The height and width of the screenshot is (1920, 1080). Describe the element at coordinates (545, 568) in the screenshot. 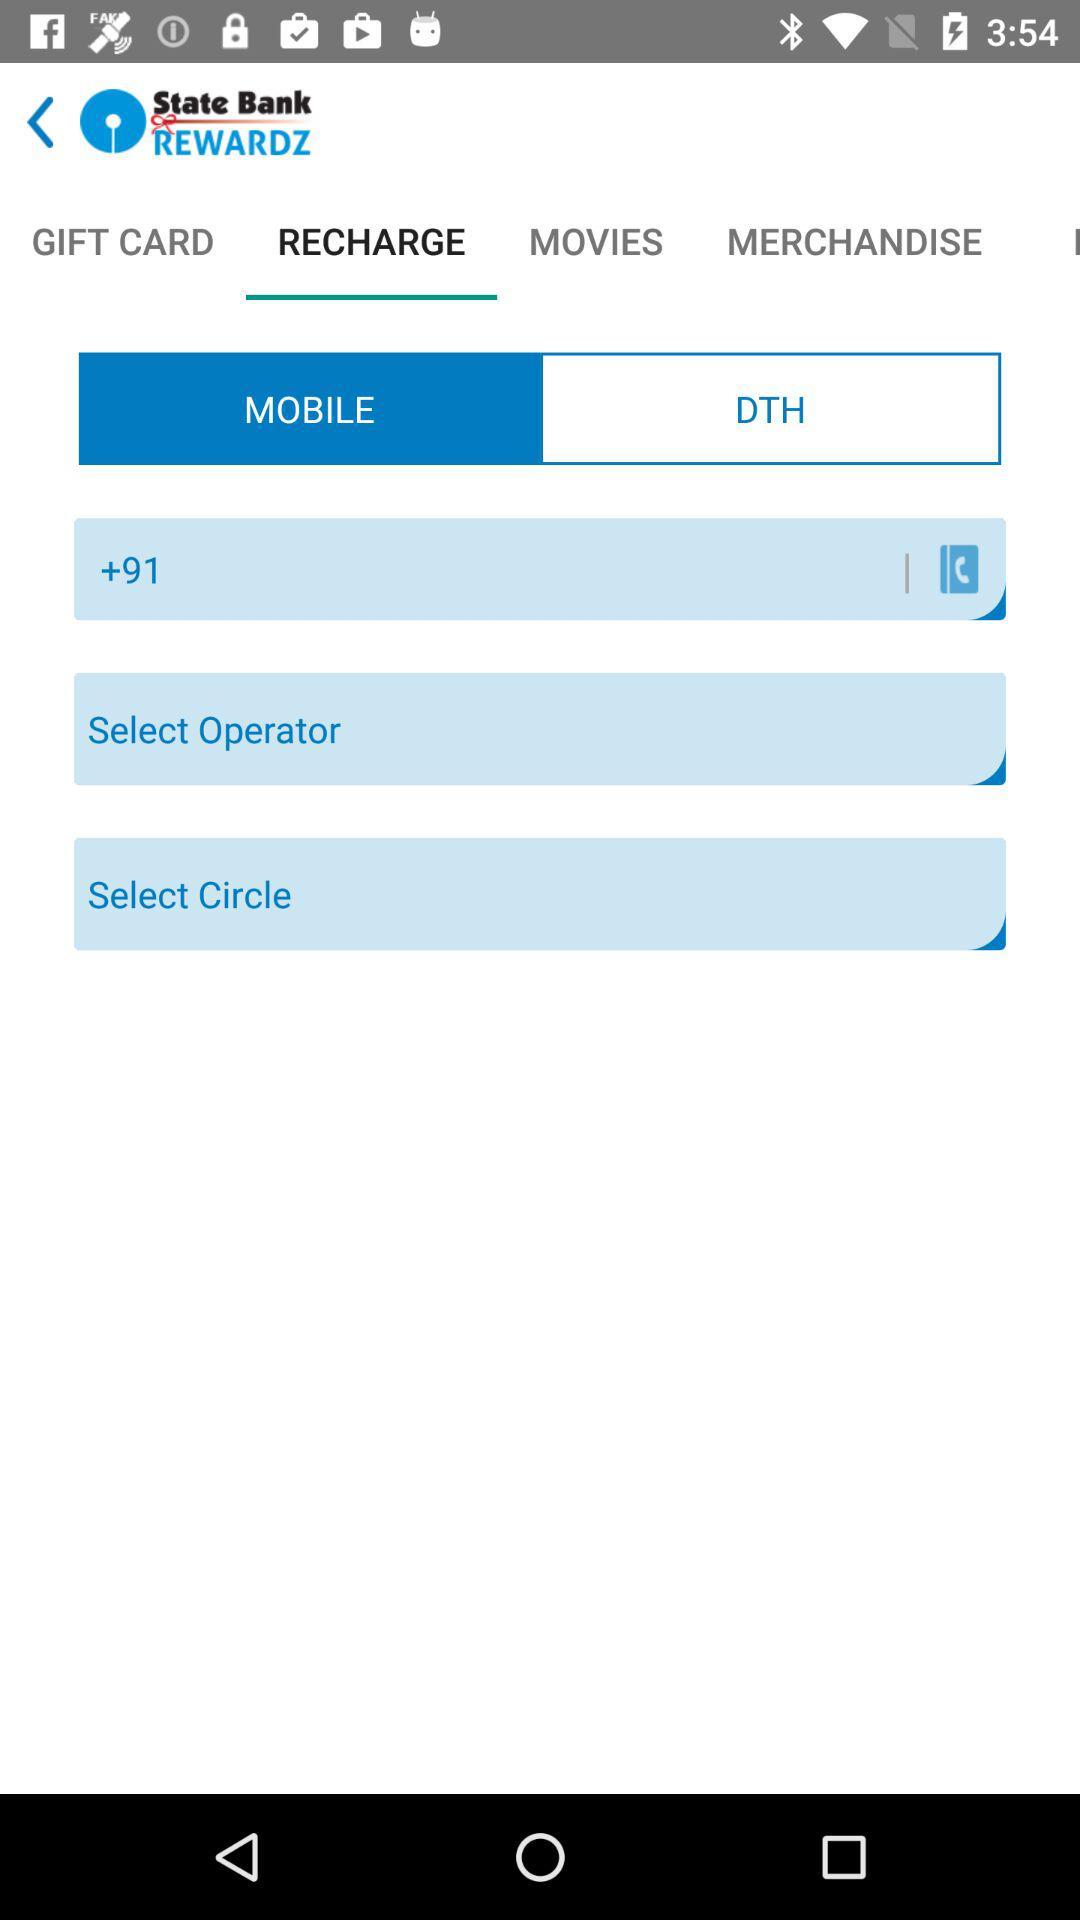

I see `the icon to the right of +91 app` at that location.